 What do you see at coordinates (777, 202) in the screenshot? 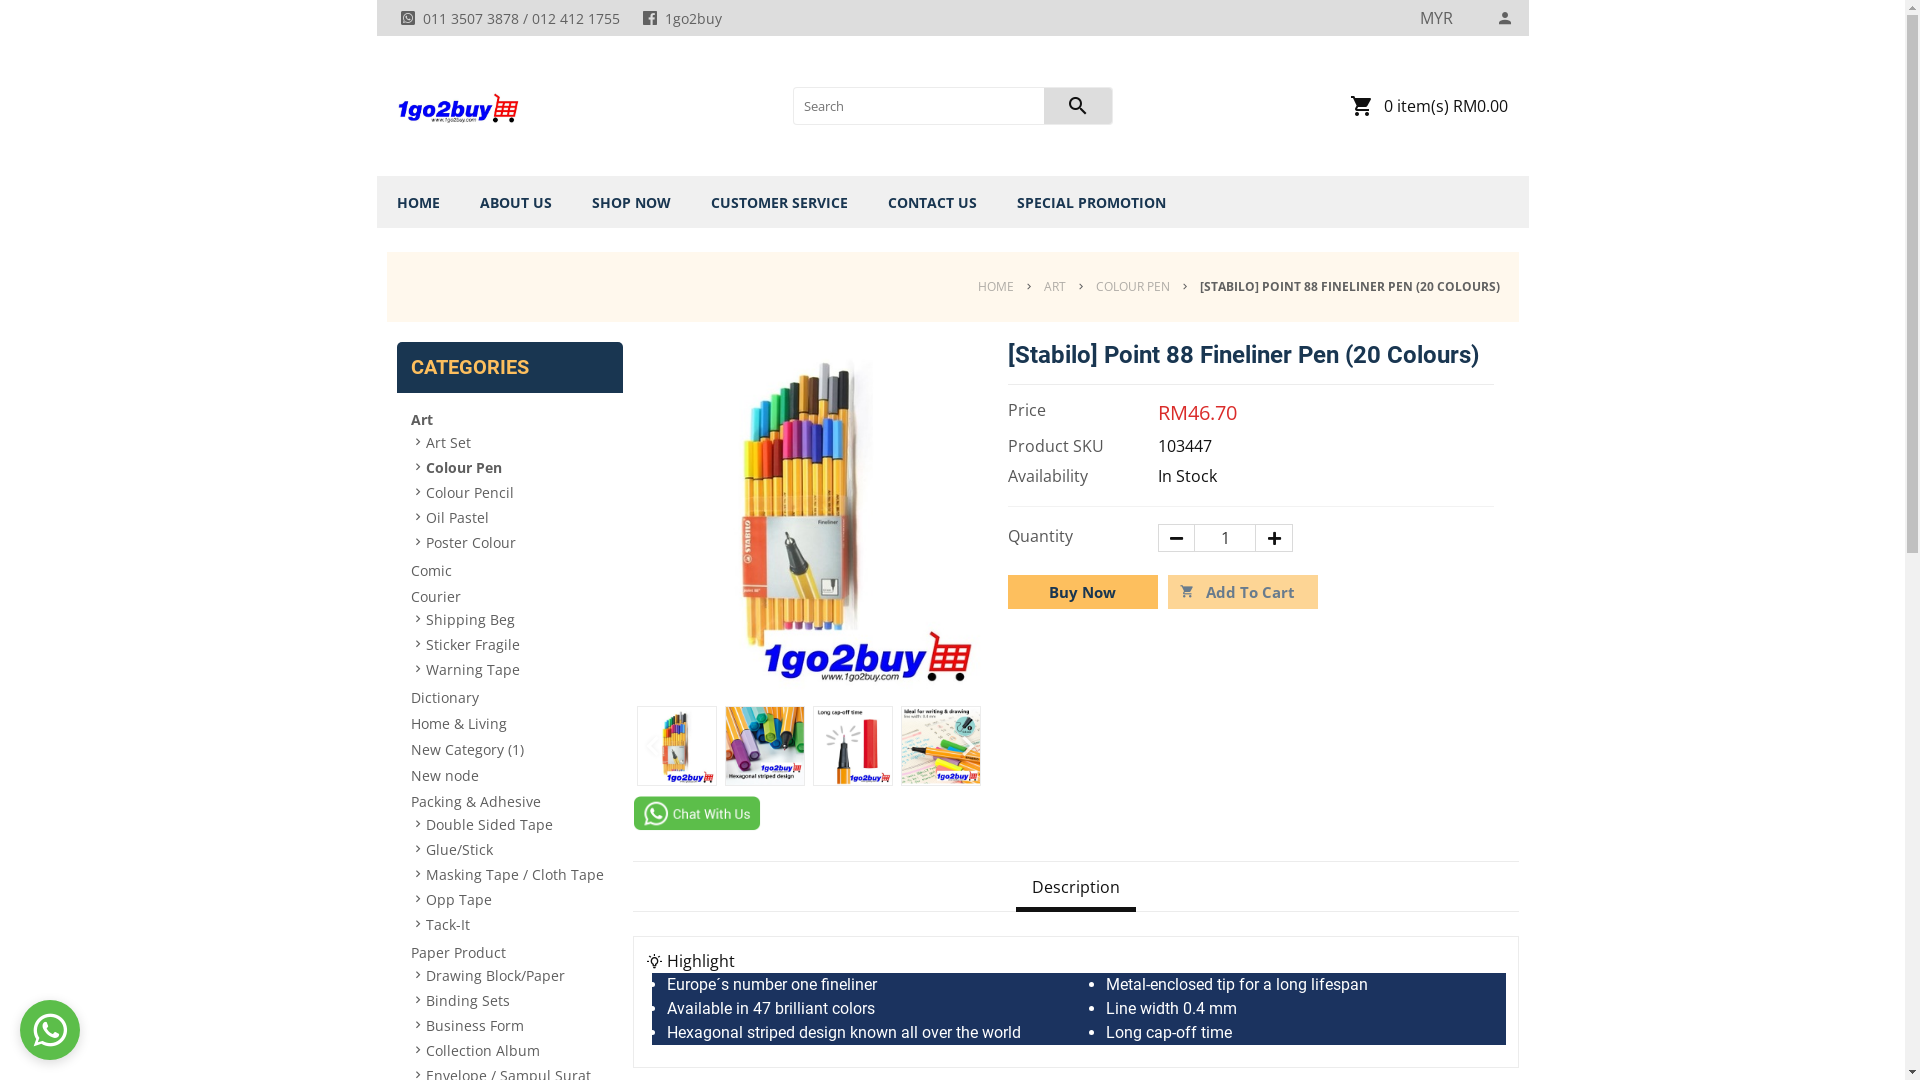
I see `'CUSTOMER SERVICE'` at bounding box center [777, 202].